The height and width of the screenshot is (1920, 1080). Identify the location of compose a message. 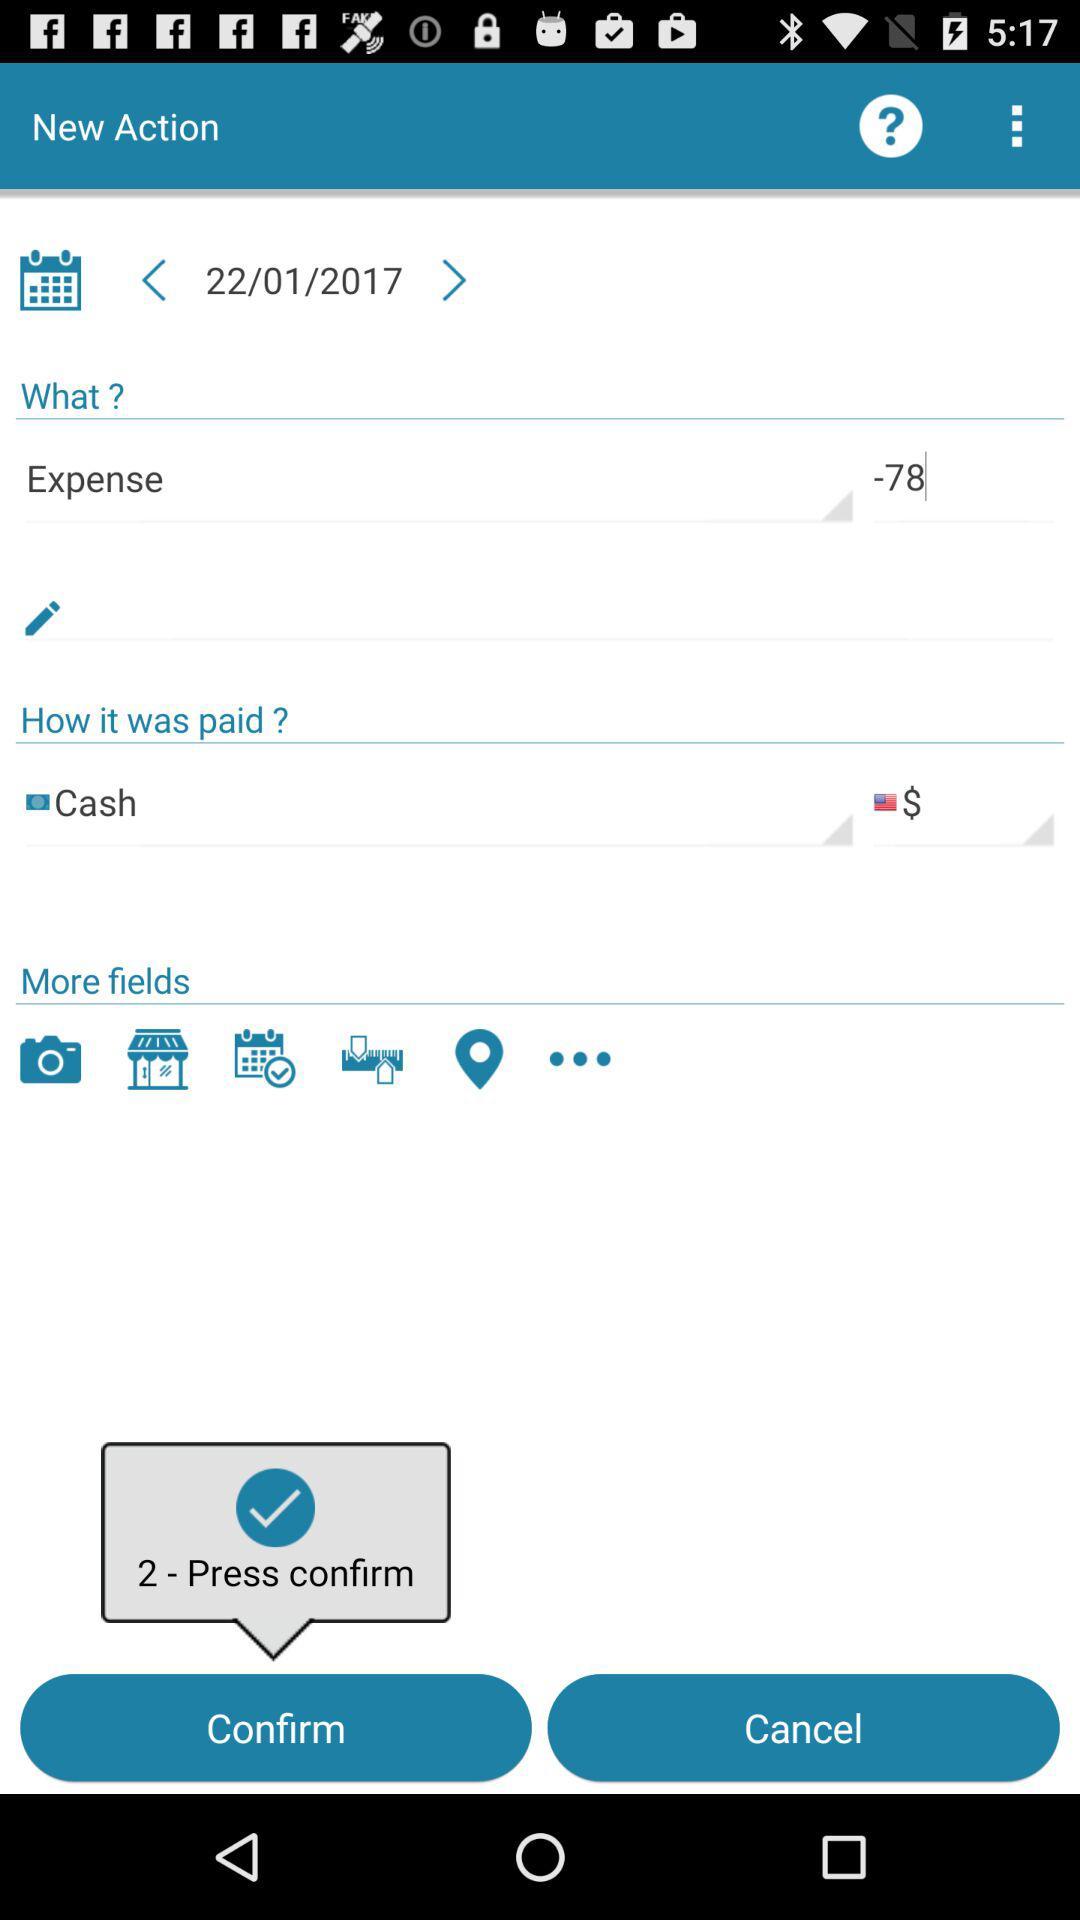
(540, 594).